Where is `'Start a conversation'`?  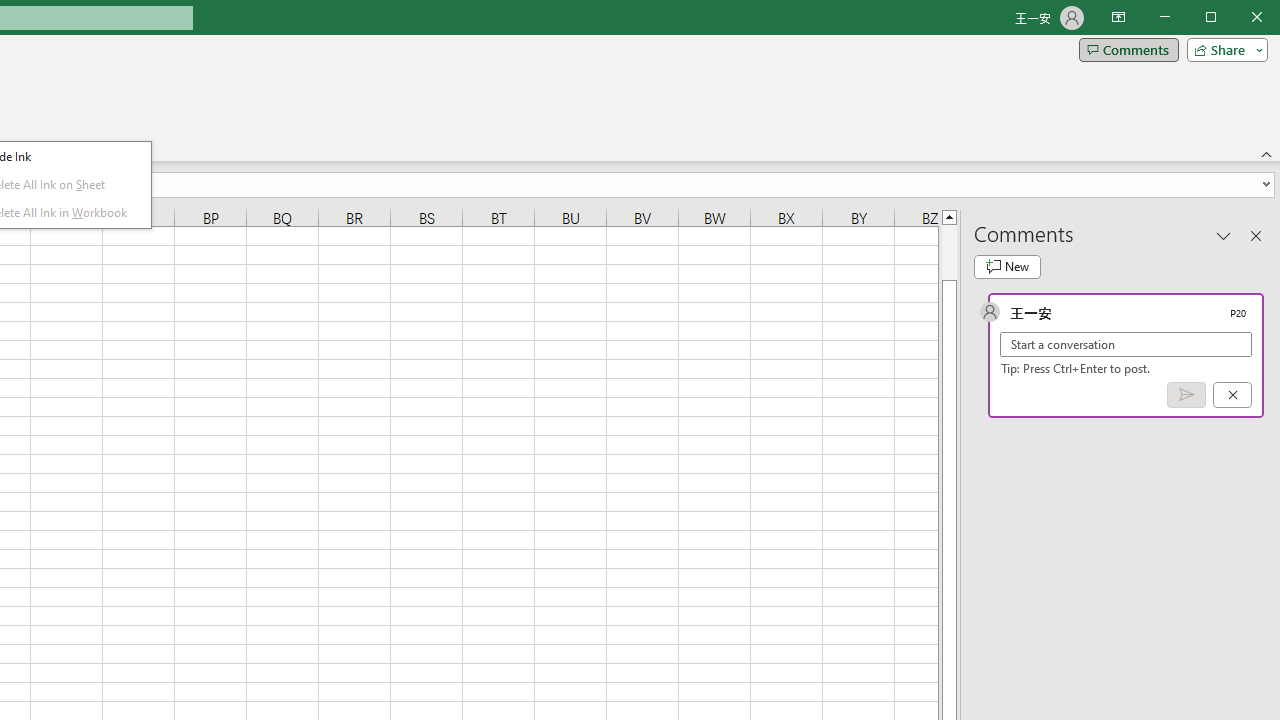
'Start a conversation' is located at coordinates (1126, 343).